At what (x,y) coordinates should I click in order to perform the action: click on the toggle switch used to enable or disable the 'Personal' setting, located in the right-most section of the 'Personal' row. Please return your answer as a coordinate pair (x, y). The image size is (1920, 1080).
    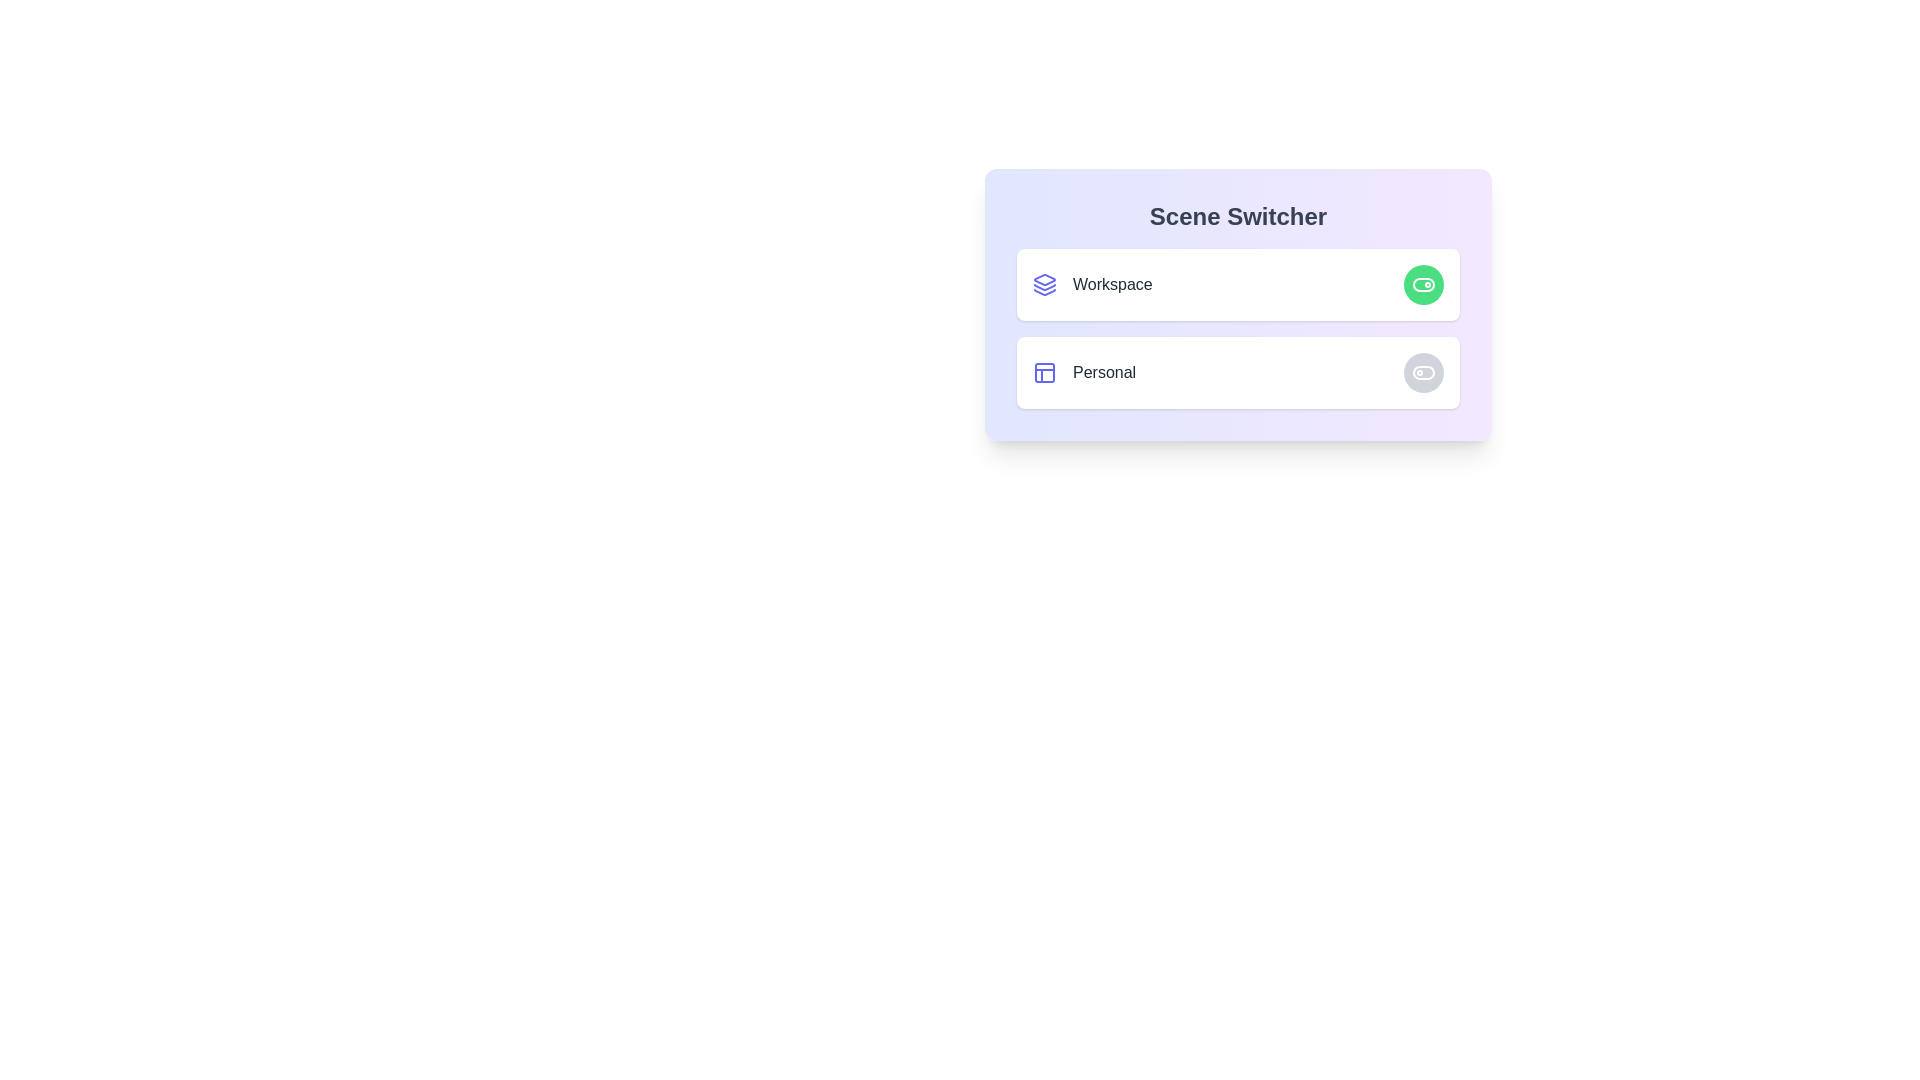
    Looking at the image, I should click on (1423, 373).